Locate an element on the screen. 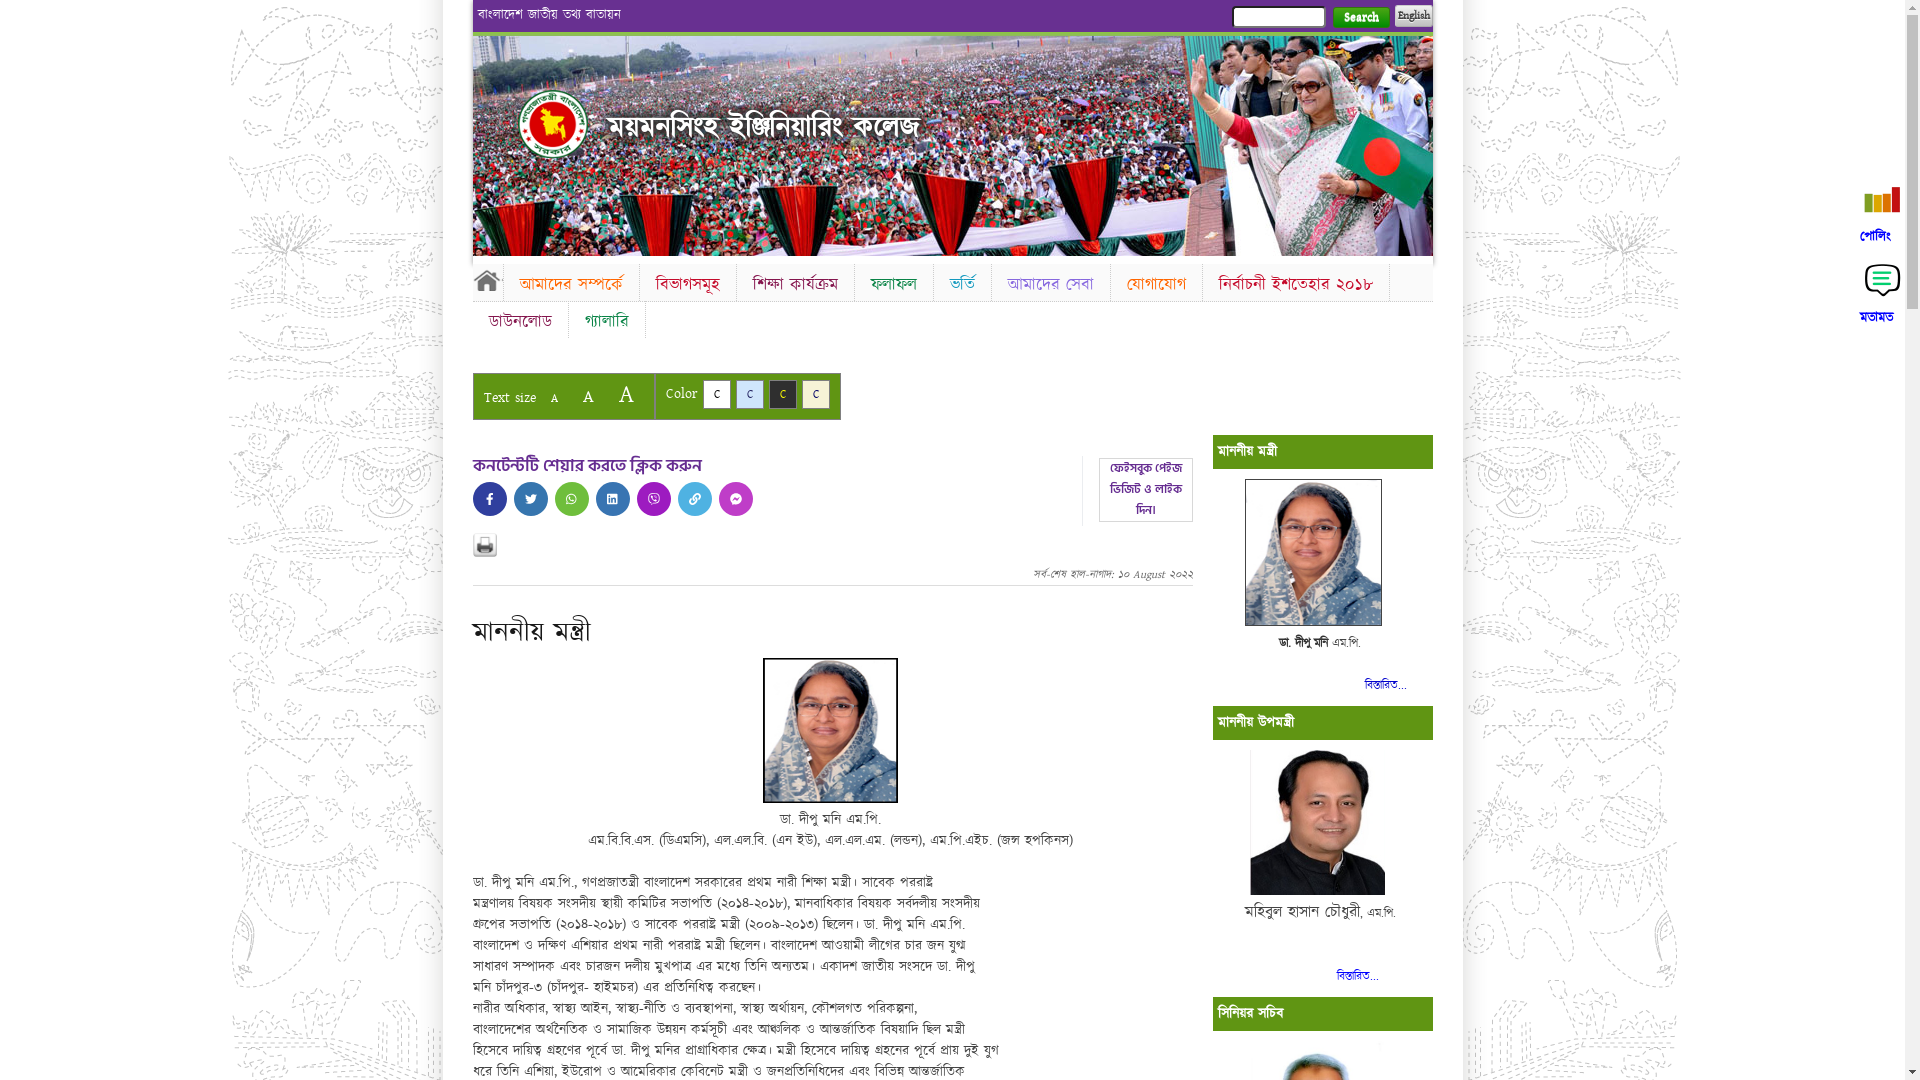  'A' is located at coordinates (607, 394).